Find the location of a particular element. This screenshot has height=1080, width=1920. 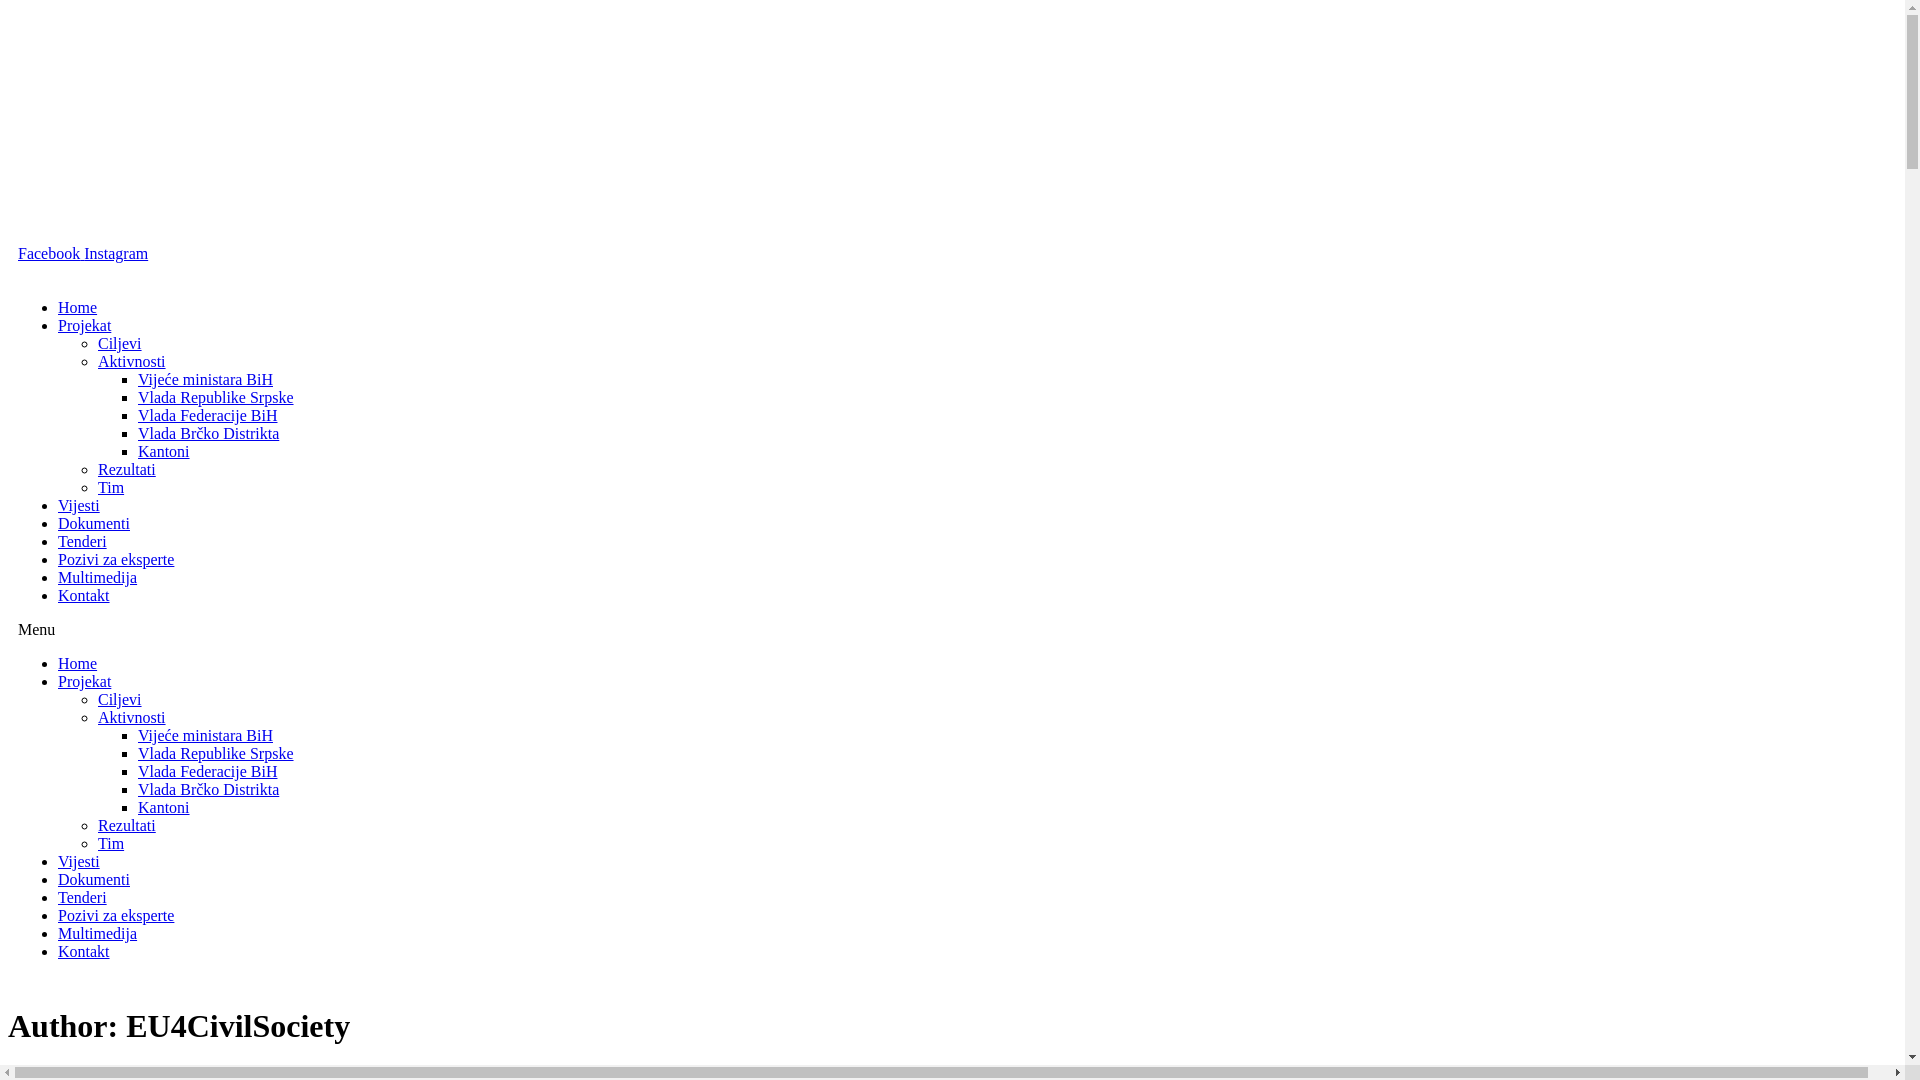

'Tenderi' is located at coordinates (81, 896).